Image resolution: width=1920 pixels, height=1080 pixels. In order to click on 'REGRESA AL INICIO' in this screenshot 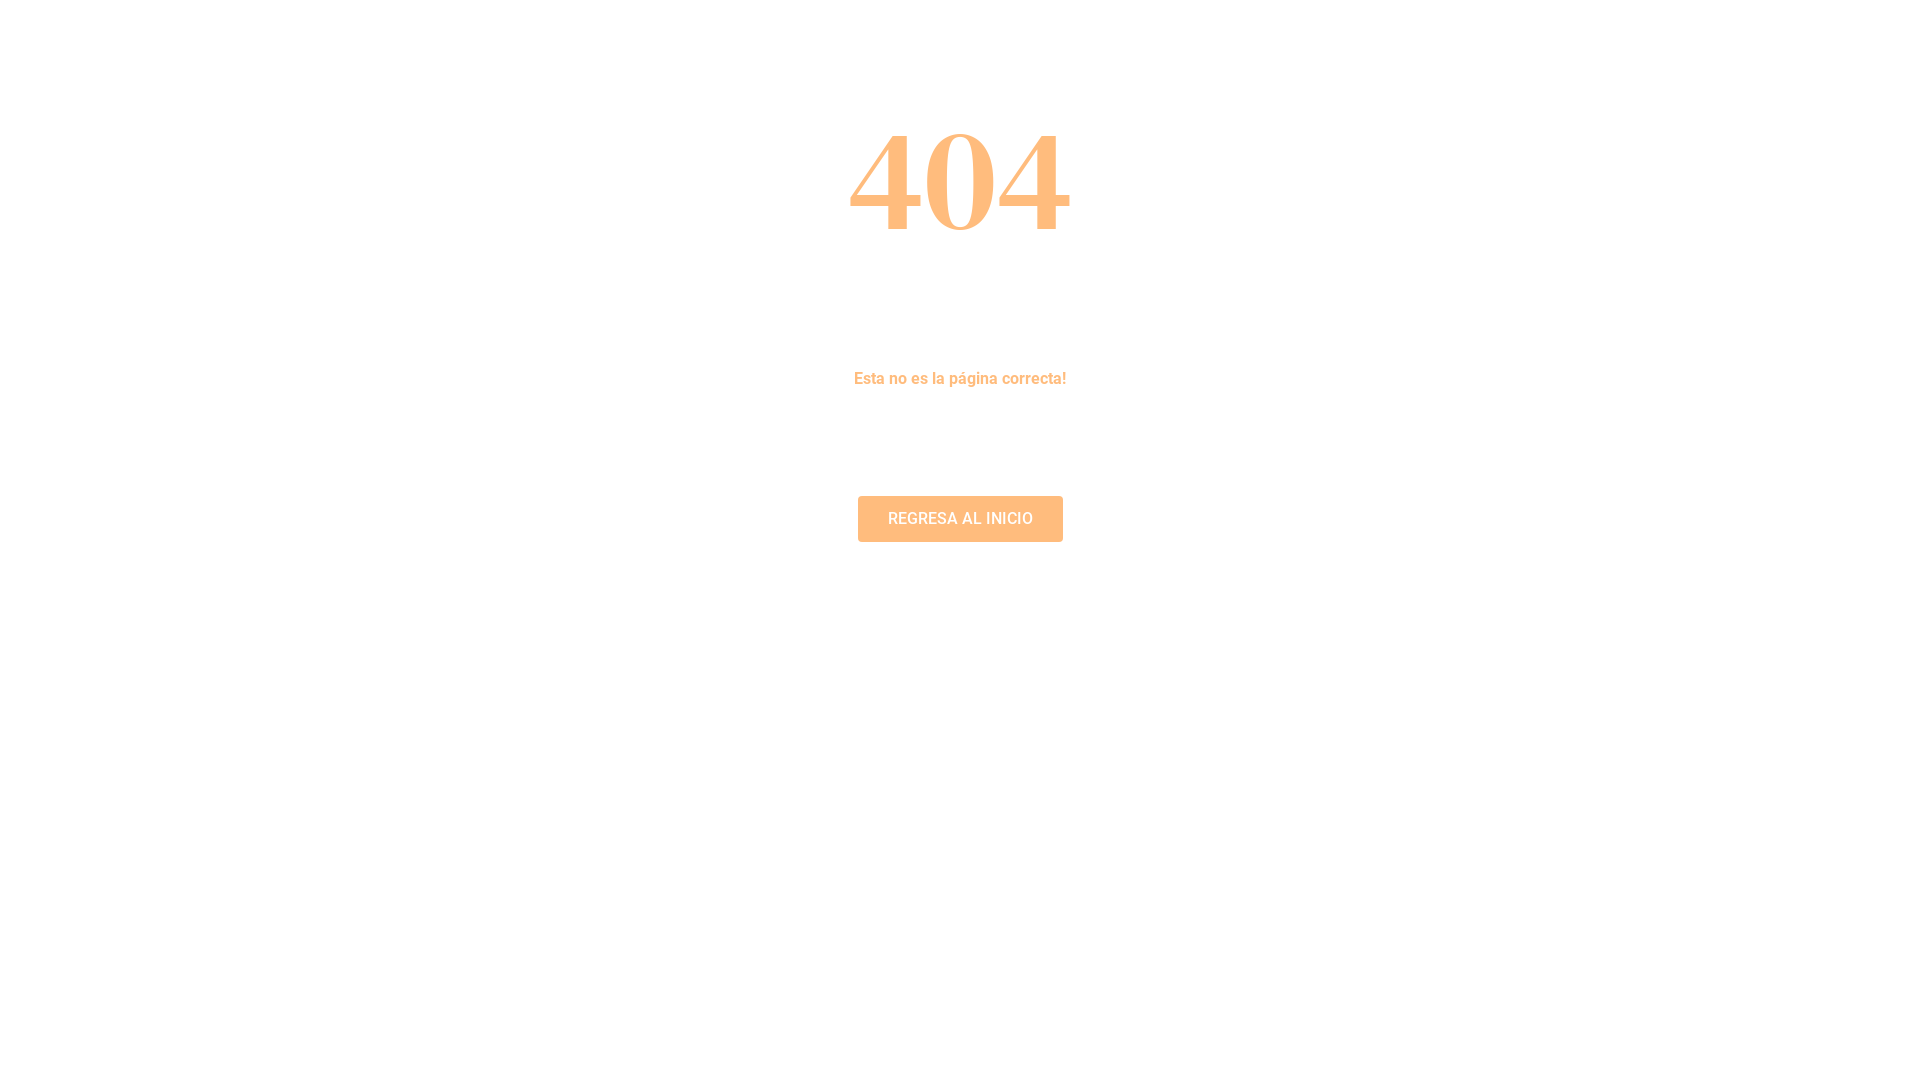, I will do `click(960, 518)`.